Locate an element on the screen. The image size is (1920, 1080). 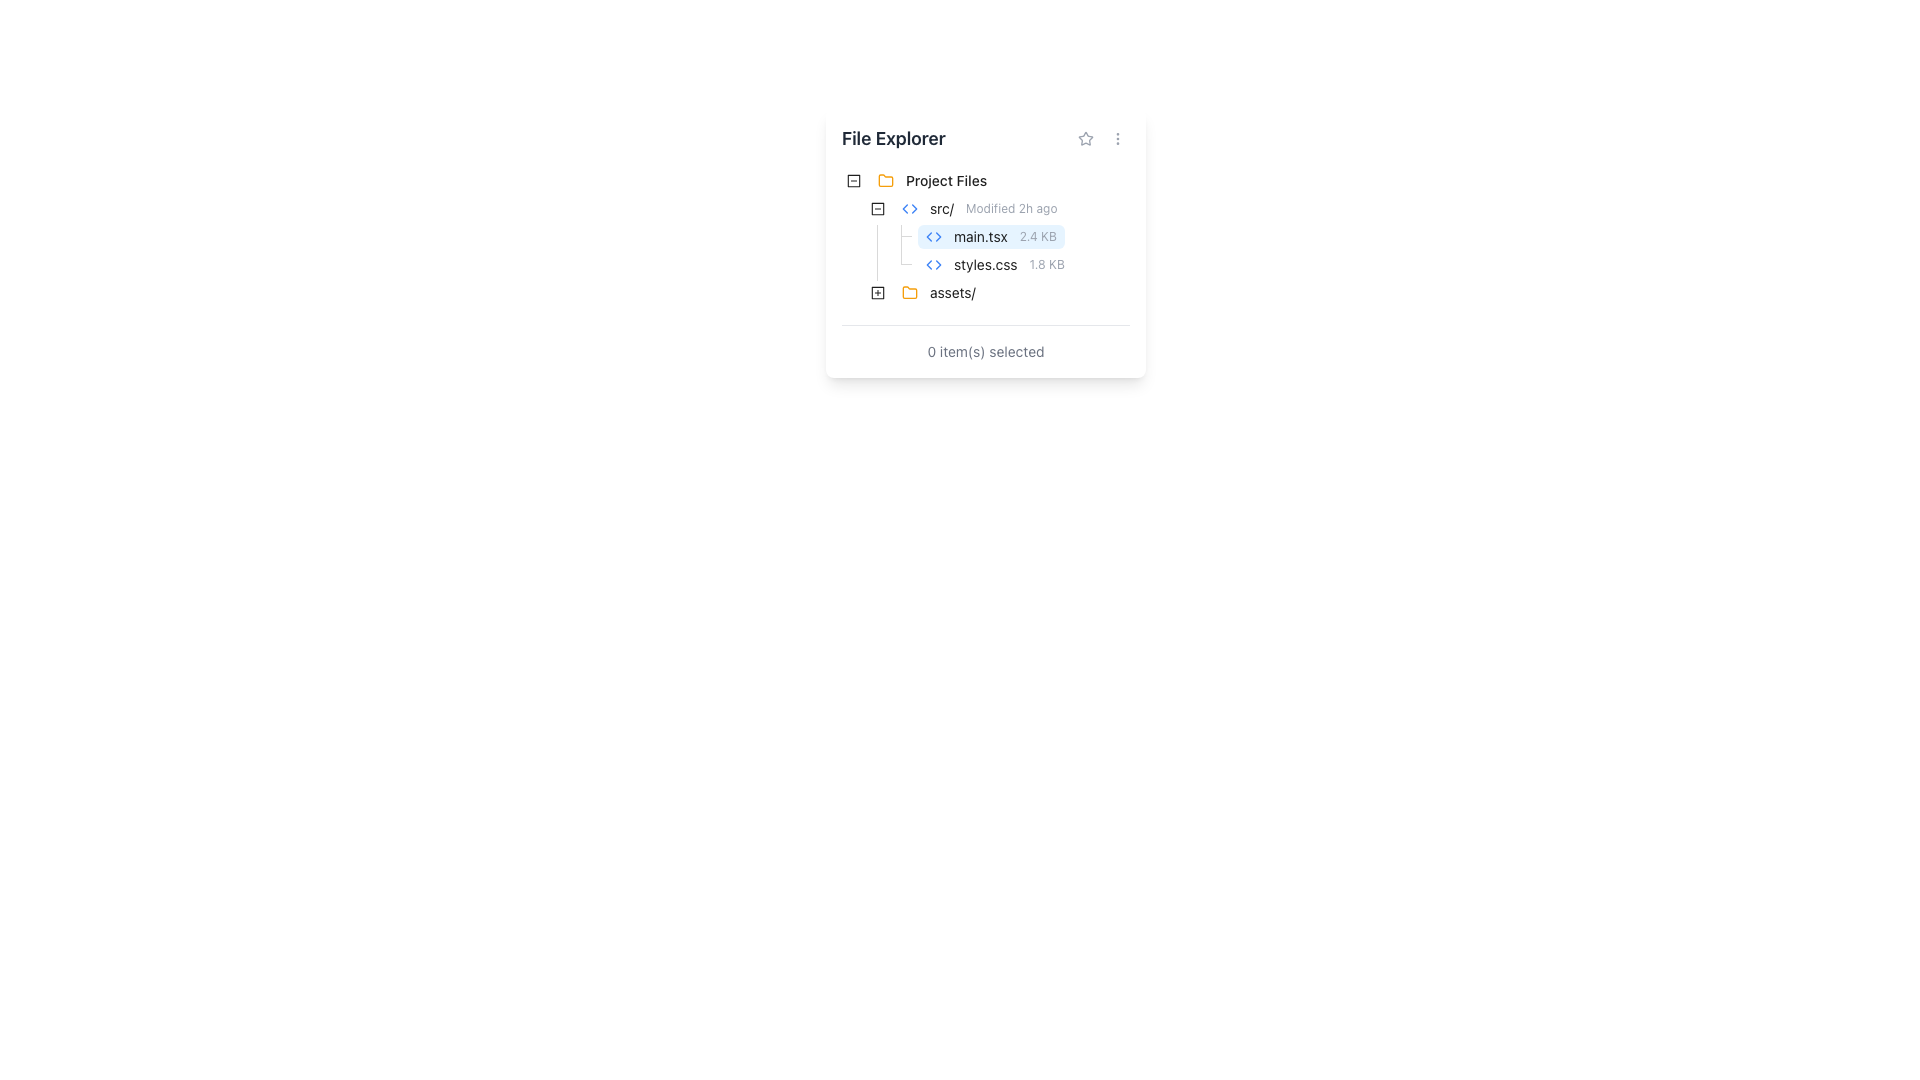
the text label representing the folder named 'assets/' within the 'Project Files/src/' directory in the file explorer is located at coordinates (951, 293).